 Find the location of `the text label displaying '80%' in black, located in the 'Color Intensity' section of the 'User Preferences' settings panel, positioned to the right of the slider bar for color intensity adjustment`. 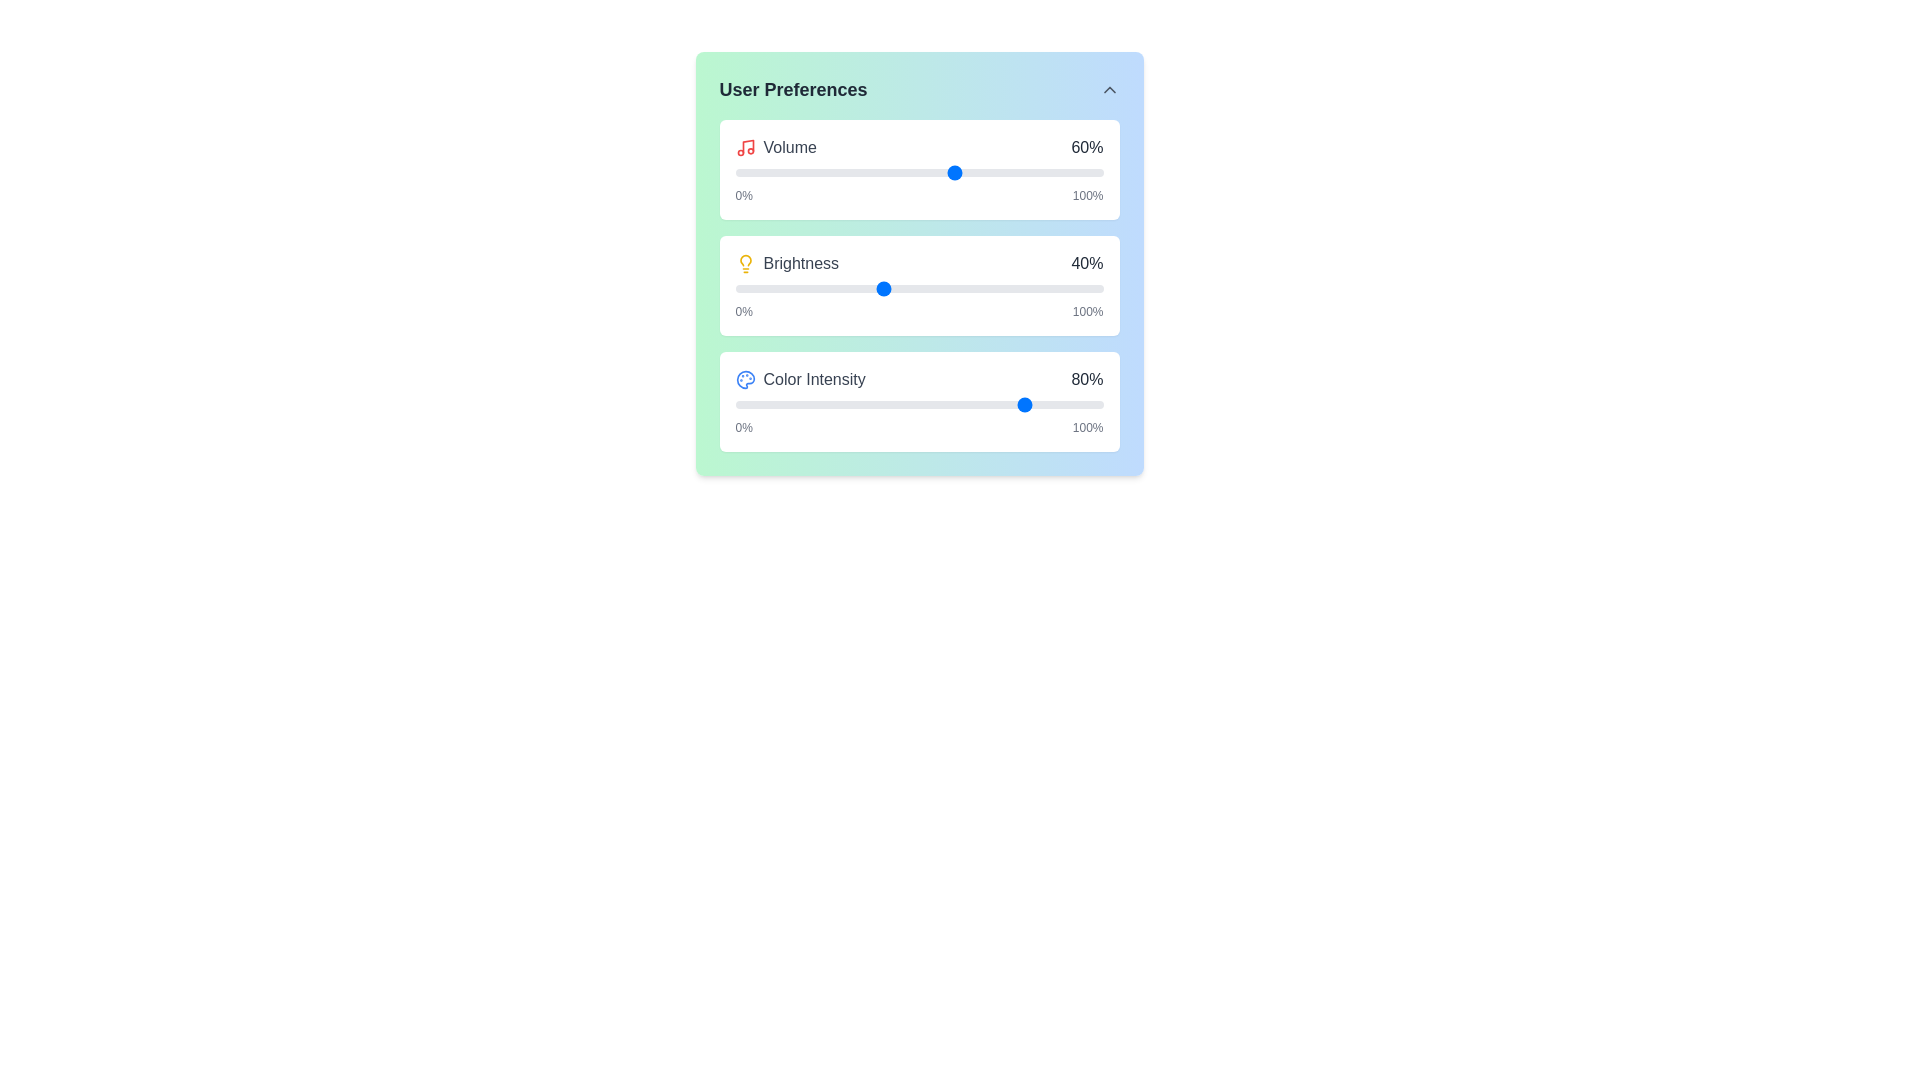

the text label displaying '80%' in black, located in the 'Color Intensity' section of the 'User Preferences' settings panel, positioned to the right of the slider bar for color intensity adjustment is located at coordinates (1086, 380).